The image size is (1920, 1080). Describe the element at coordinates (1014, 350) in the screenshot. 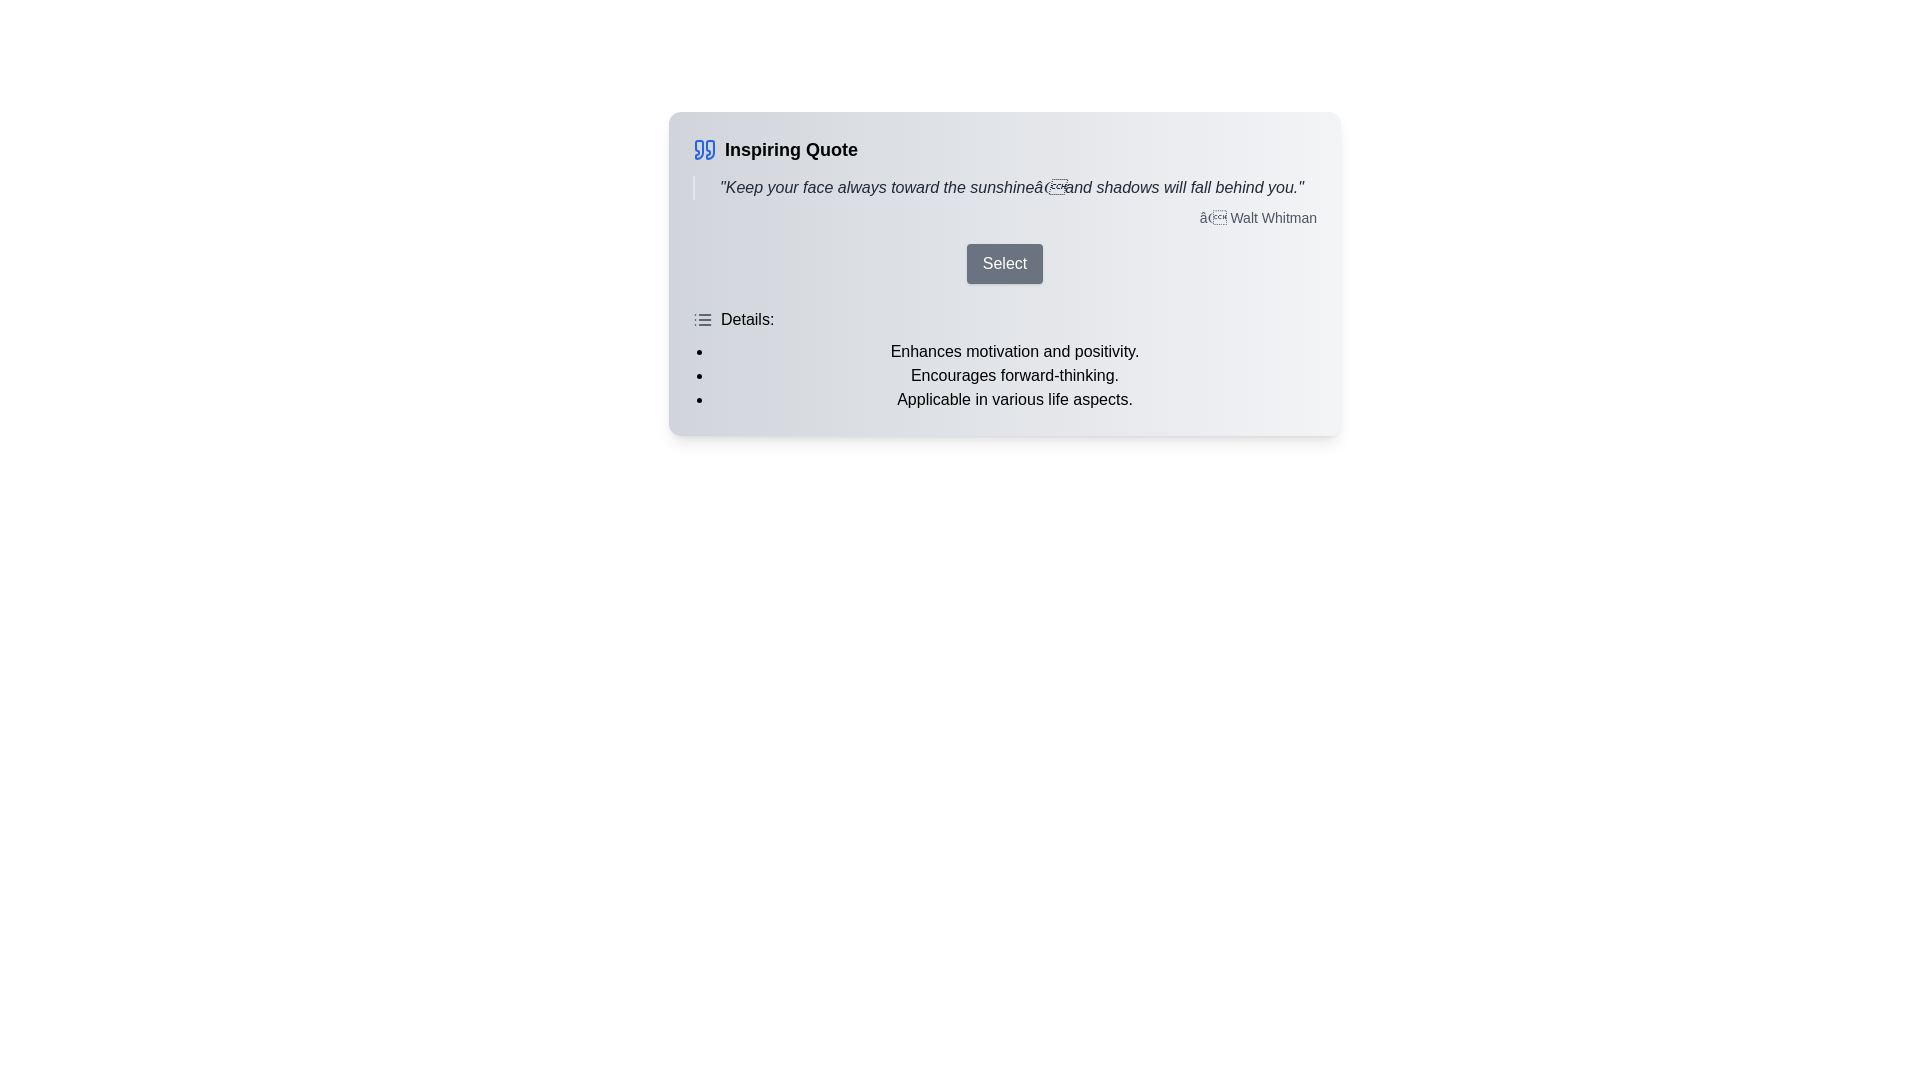

I see `the text element containing the sentence 'Enhances motivation and positivity.' which is the first entry in the bulleted list under the 'Details:' section` at that location.